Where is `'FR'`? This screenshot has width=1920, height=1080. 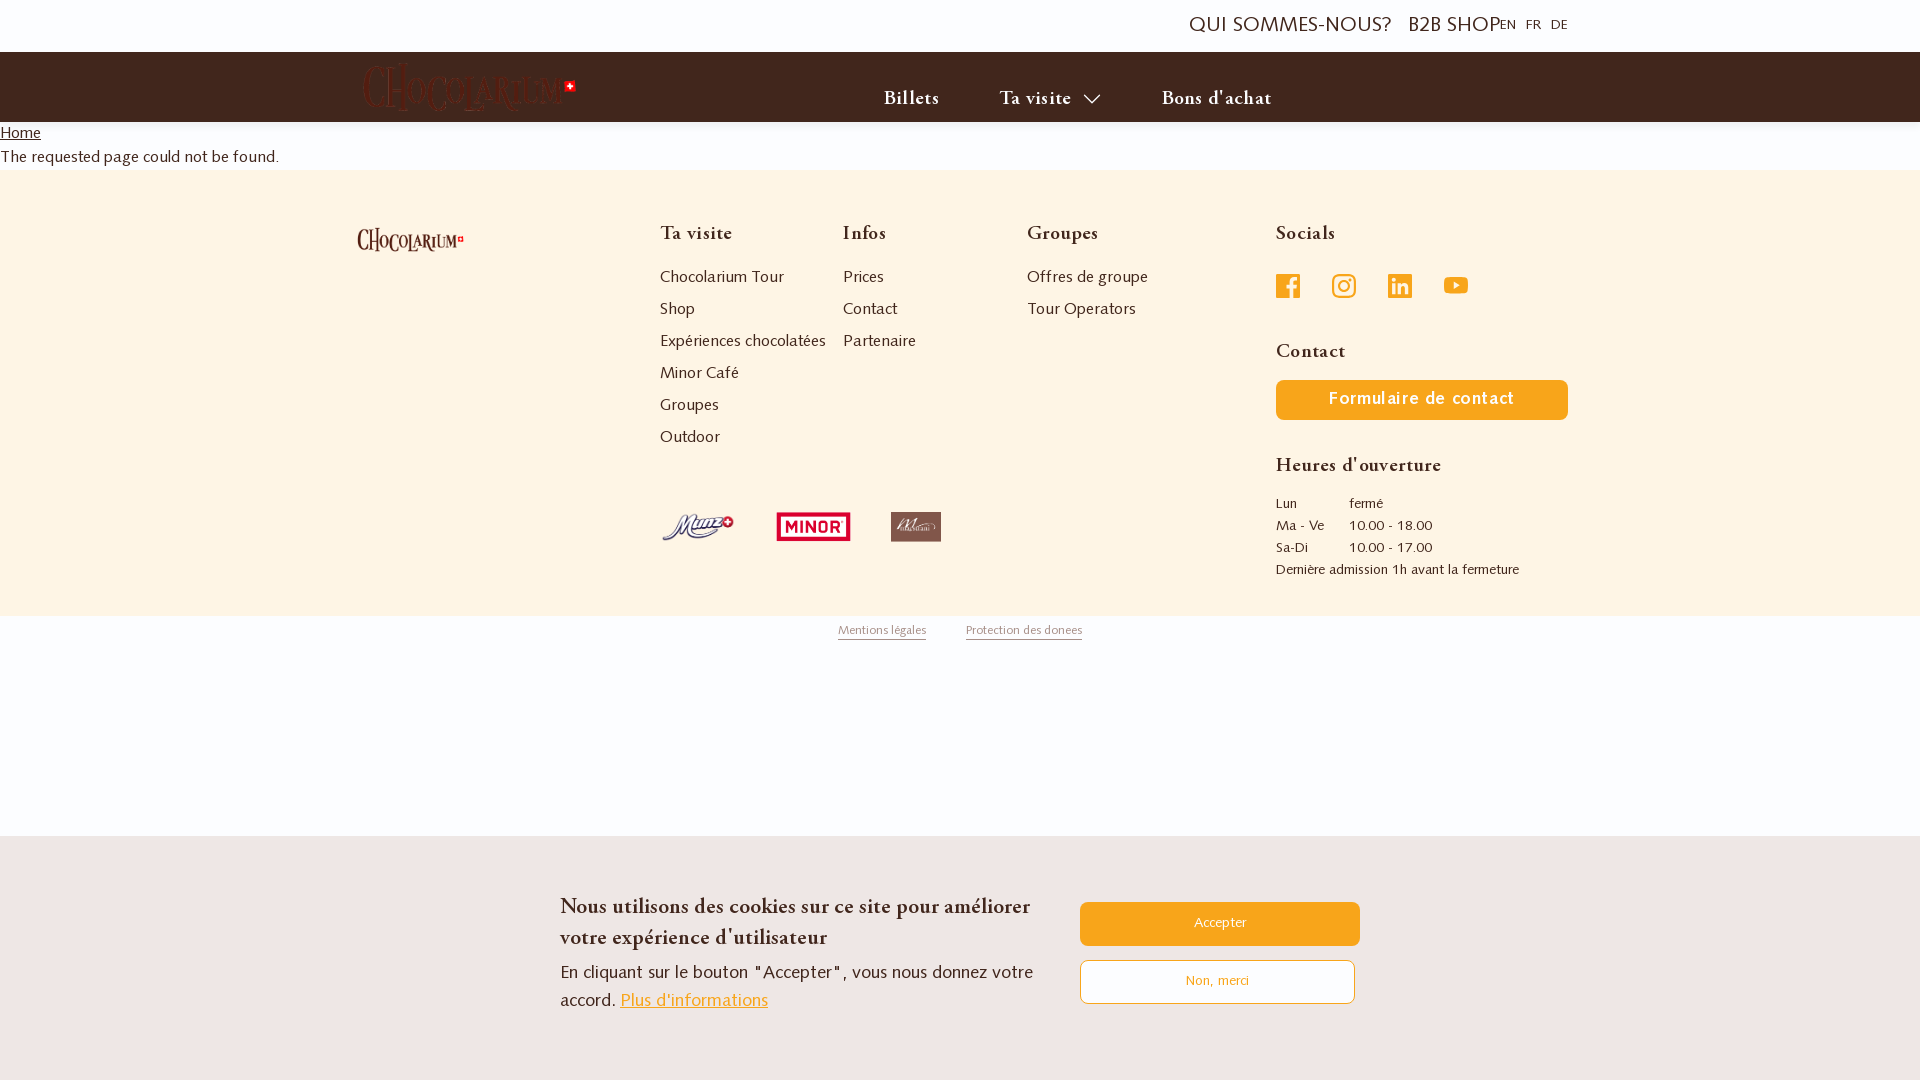
'FR' is located at coordinates (1532, 26).